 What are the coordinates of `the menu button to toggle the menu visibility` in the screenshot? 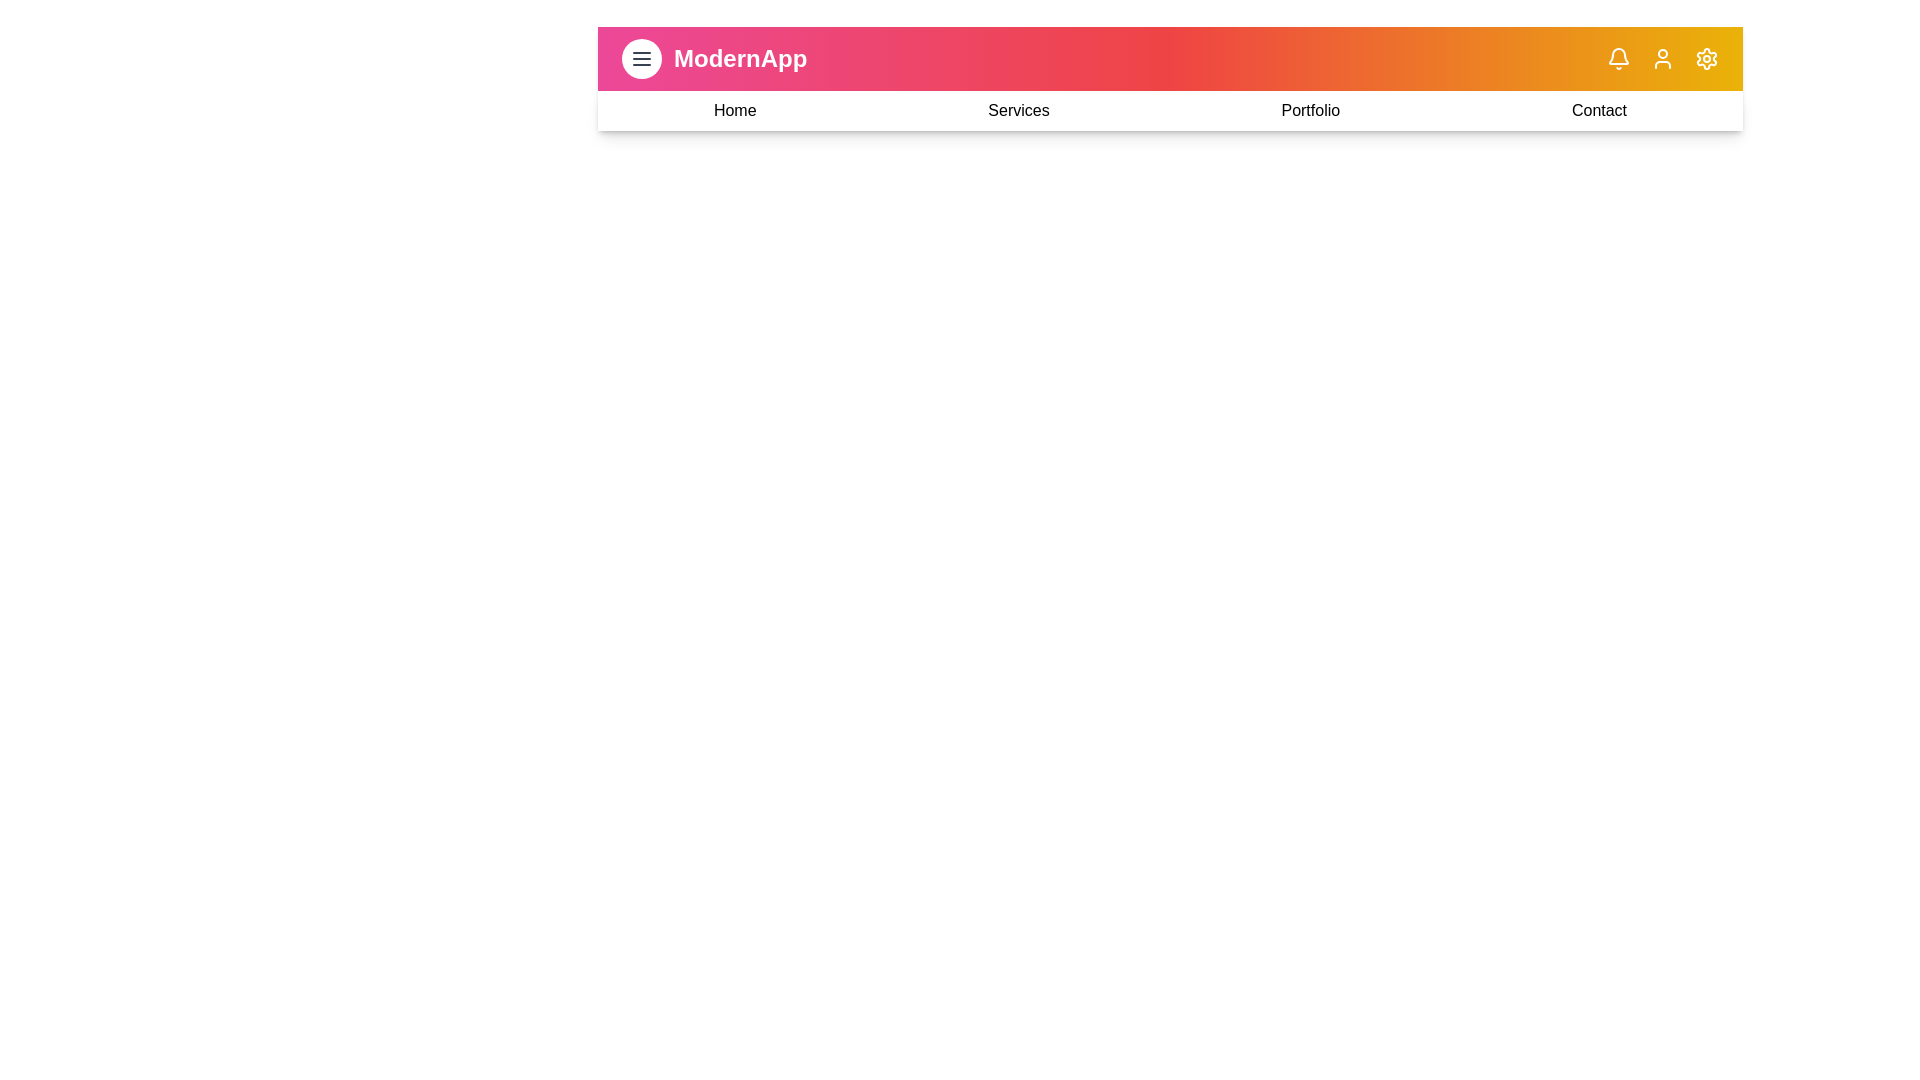 It's located at (642, 57).